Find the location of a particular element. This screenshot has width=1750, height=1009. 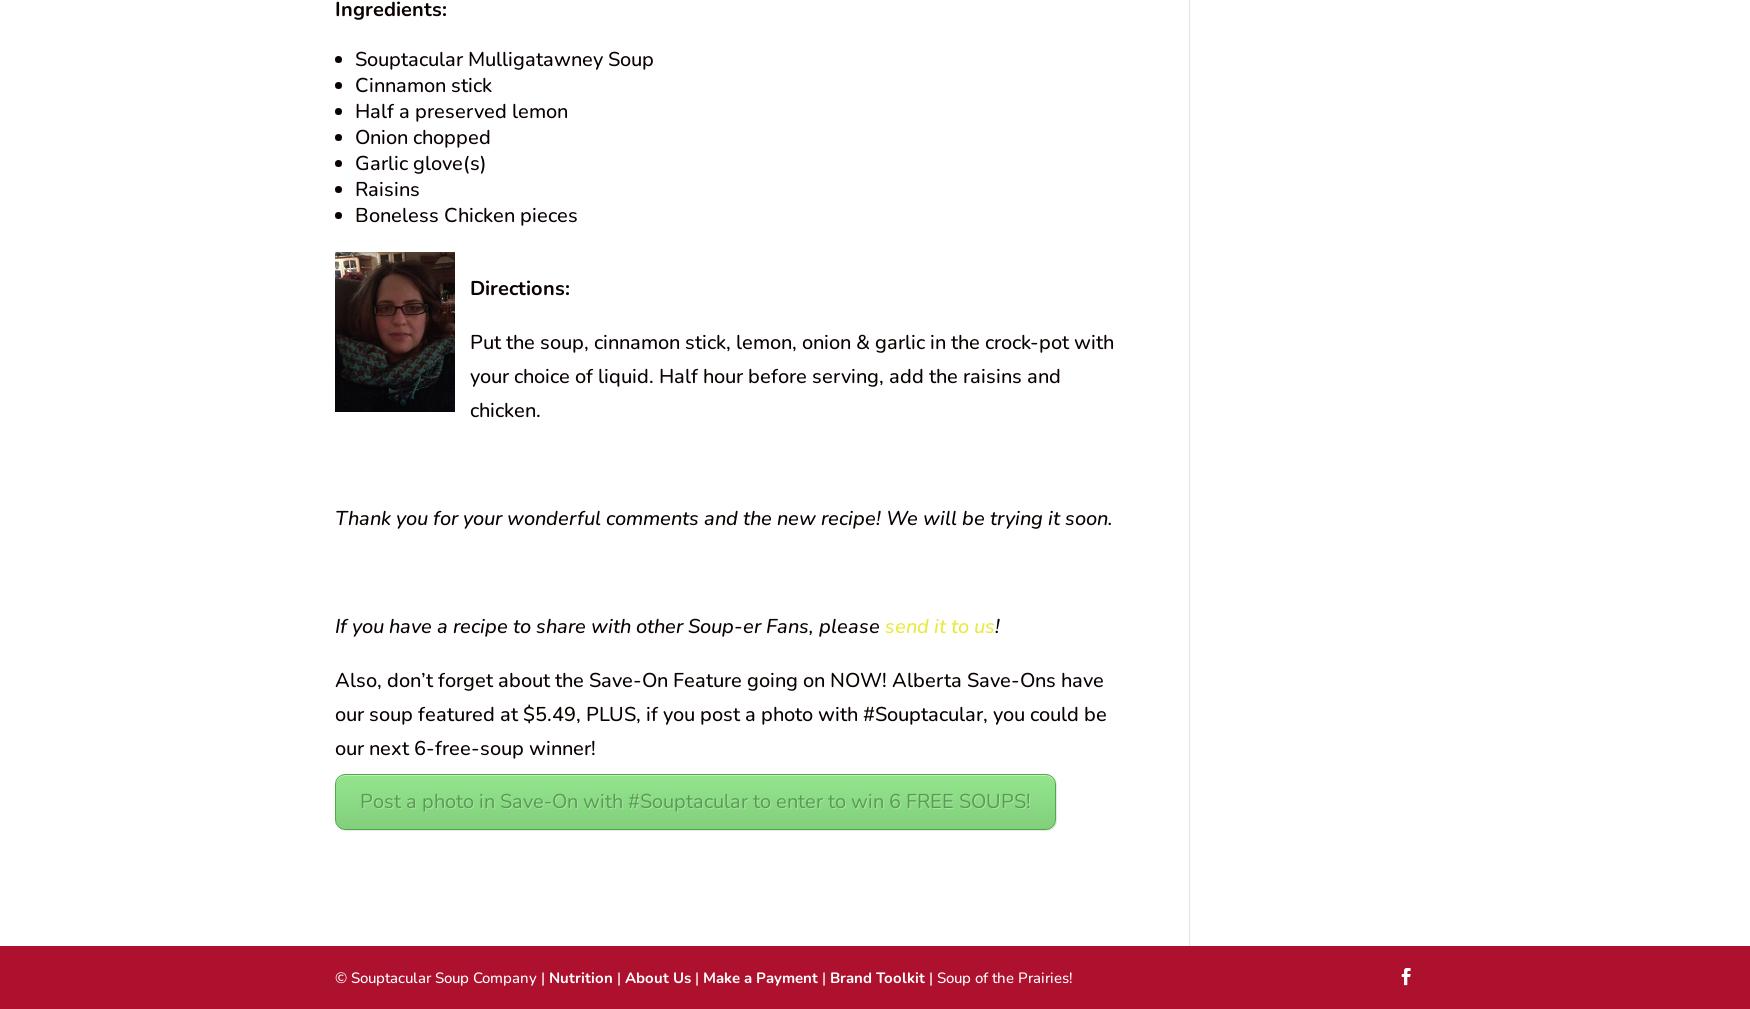

'Onion chopped' is located at coordinates (355, 136).